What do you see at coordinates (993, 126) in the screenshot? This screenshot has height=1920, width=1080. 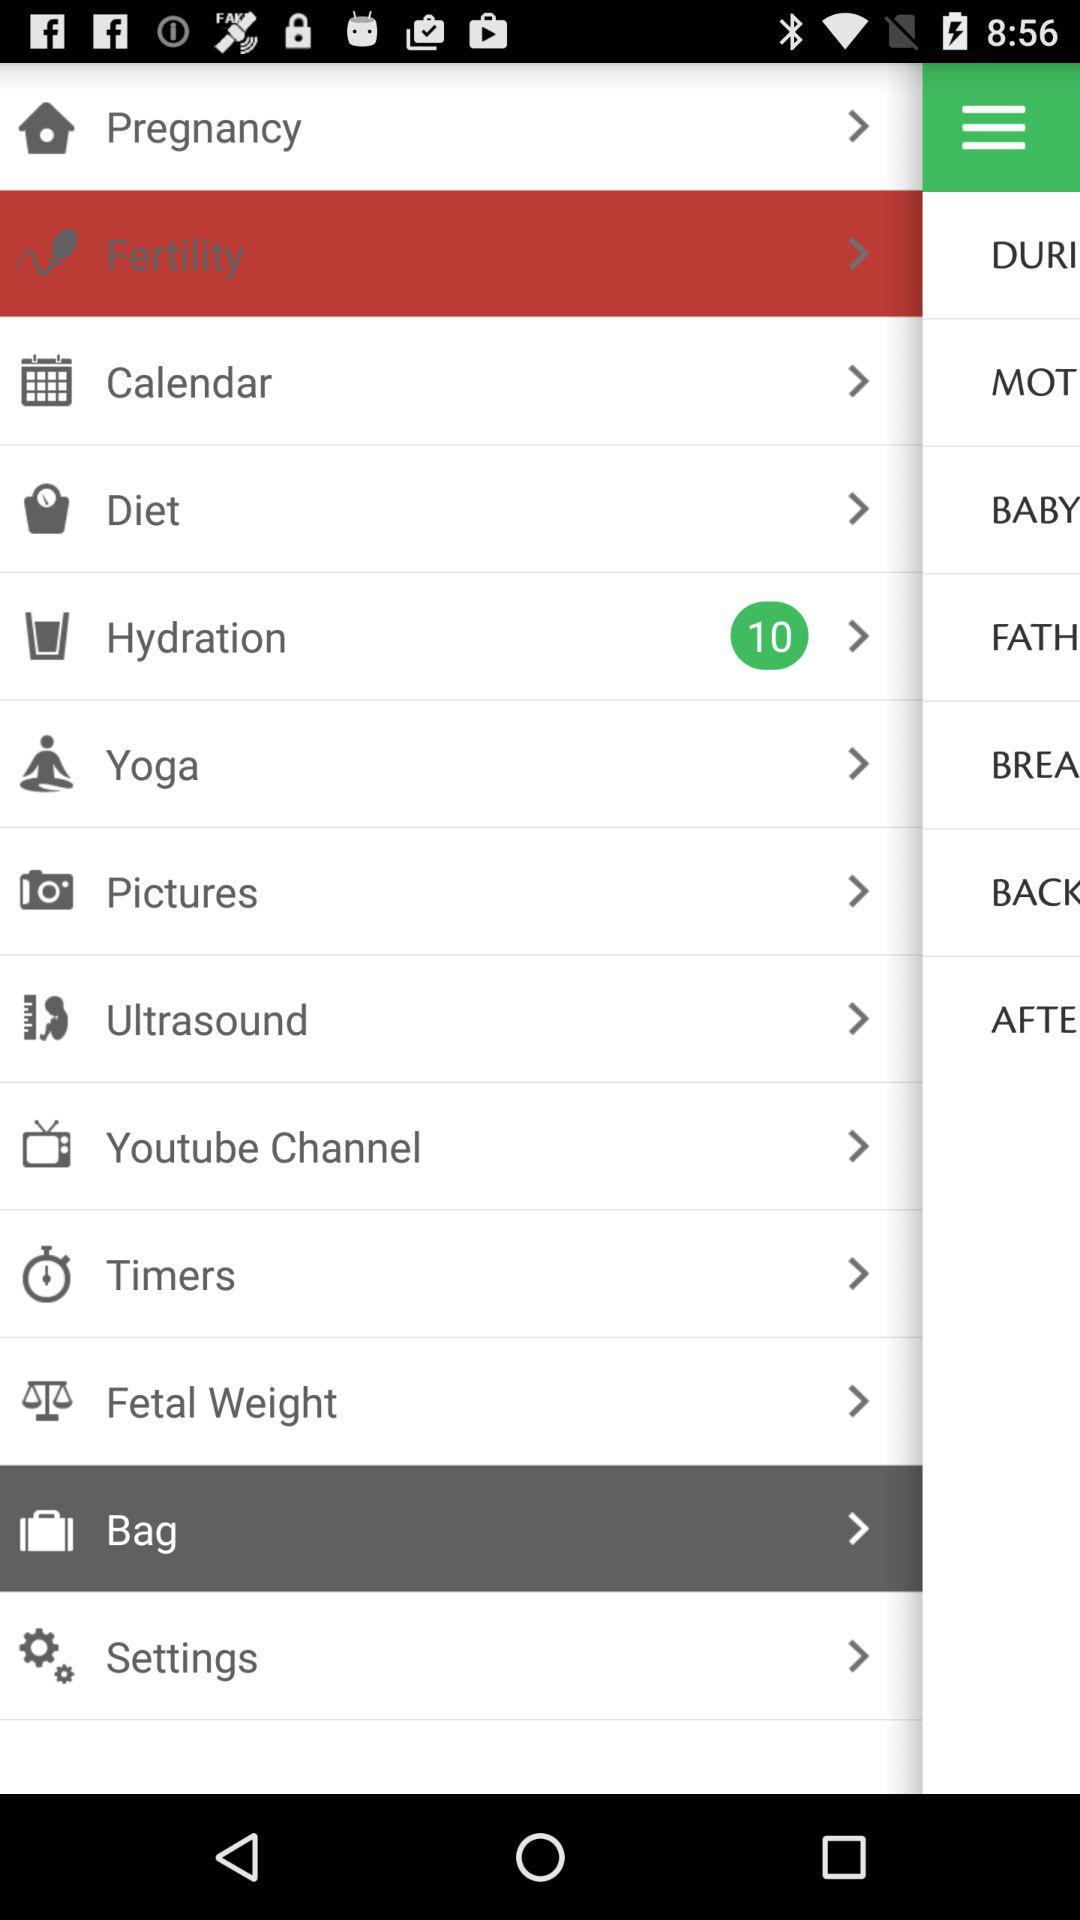 I see `menu` at bounding box center [993, 126].